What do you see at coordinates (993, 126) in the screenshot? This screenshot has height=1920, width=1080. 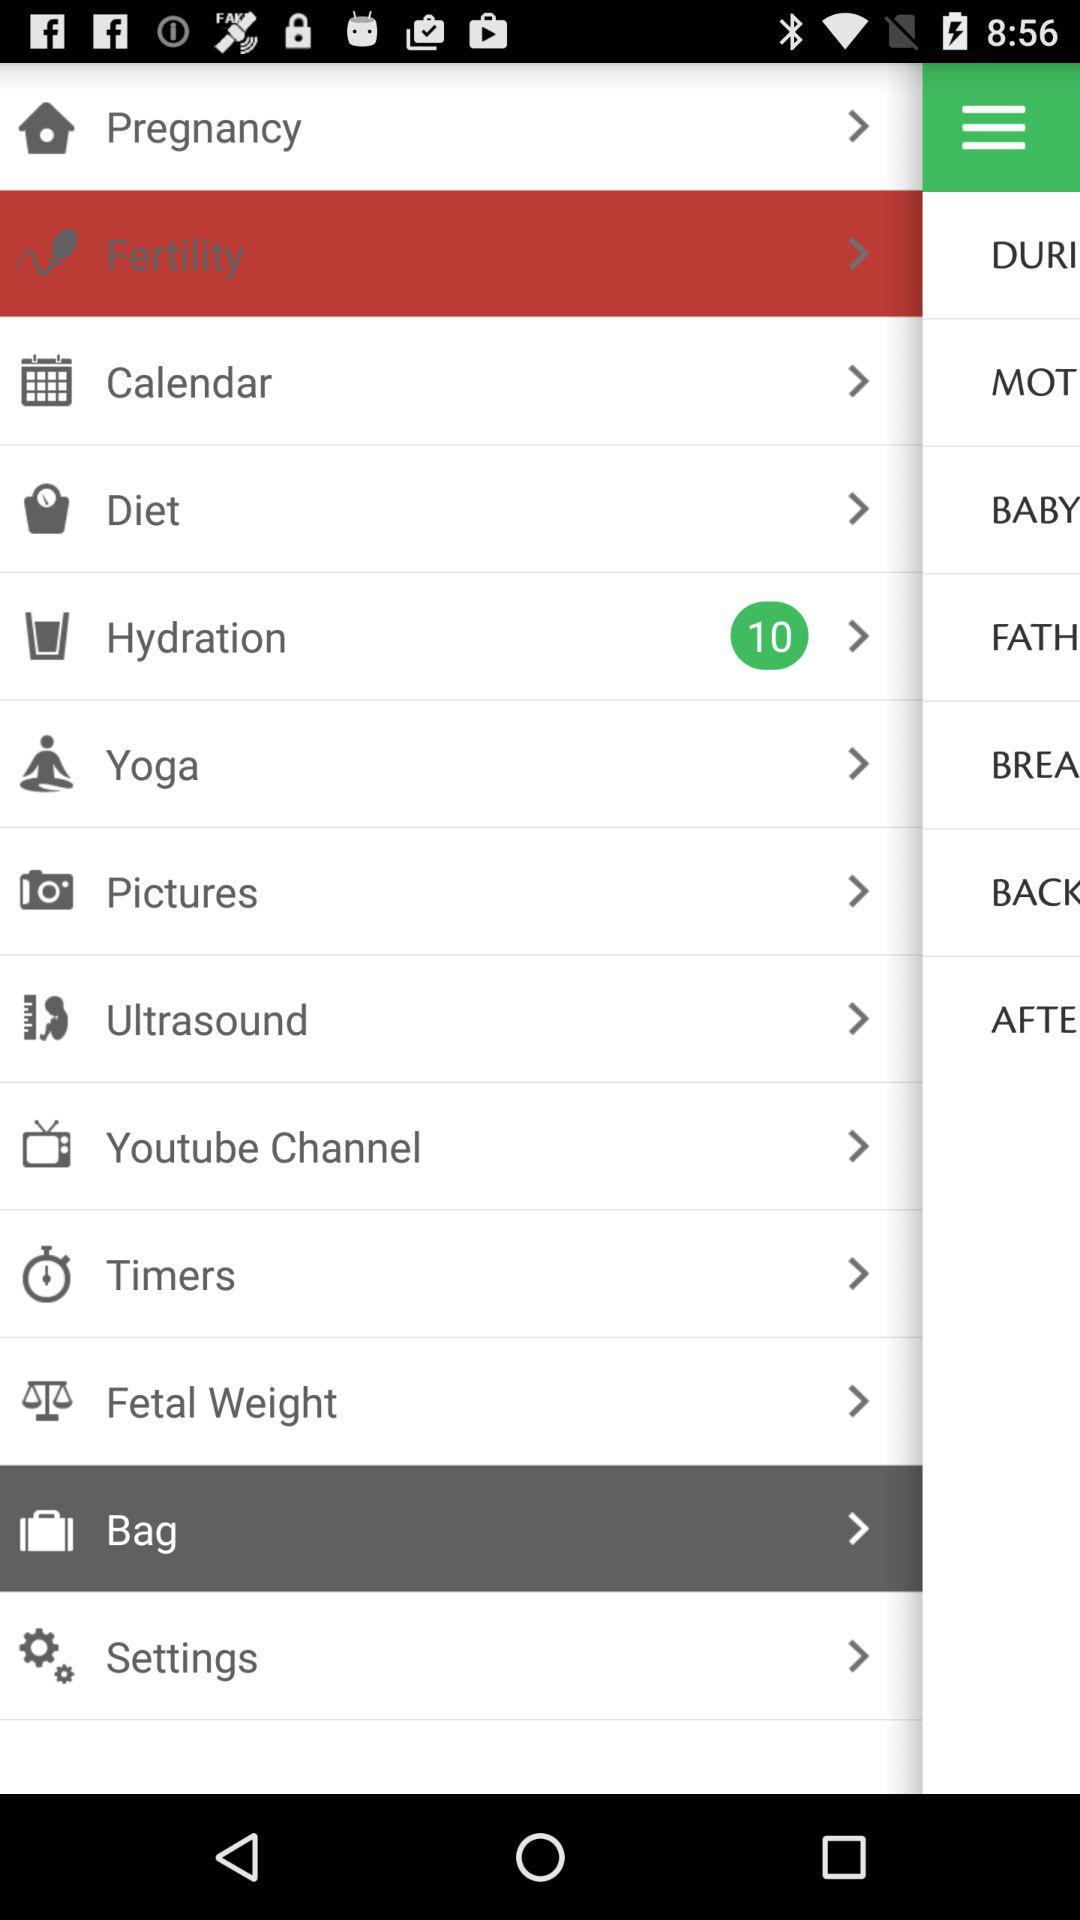 I see `menu` at bounding box center [993, 126].